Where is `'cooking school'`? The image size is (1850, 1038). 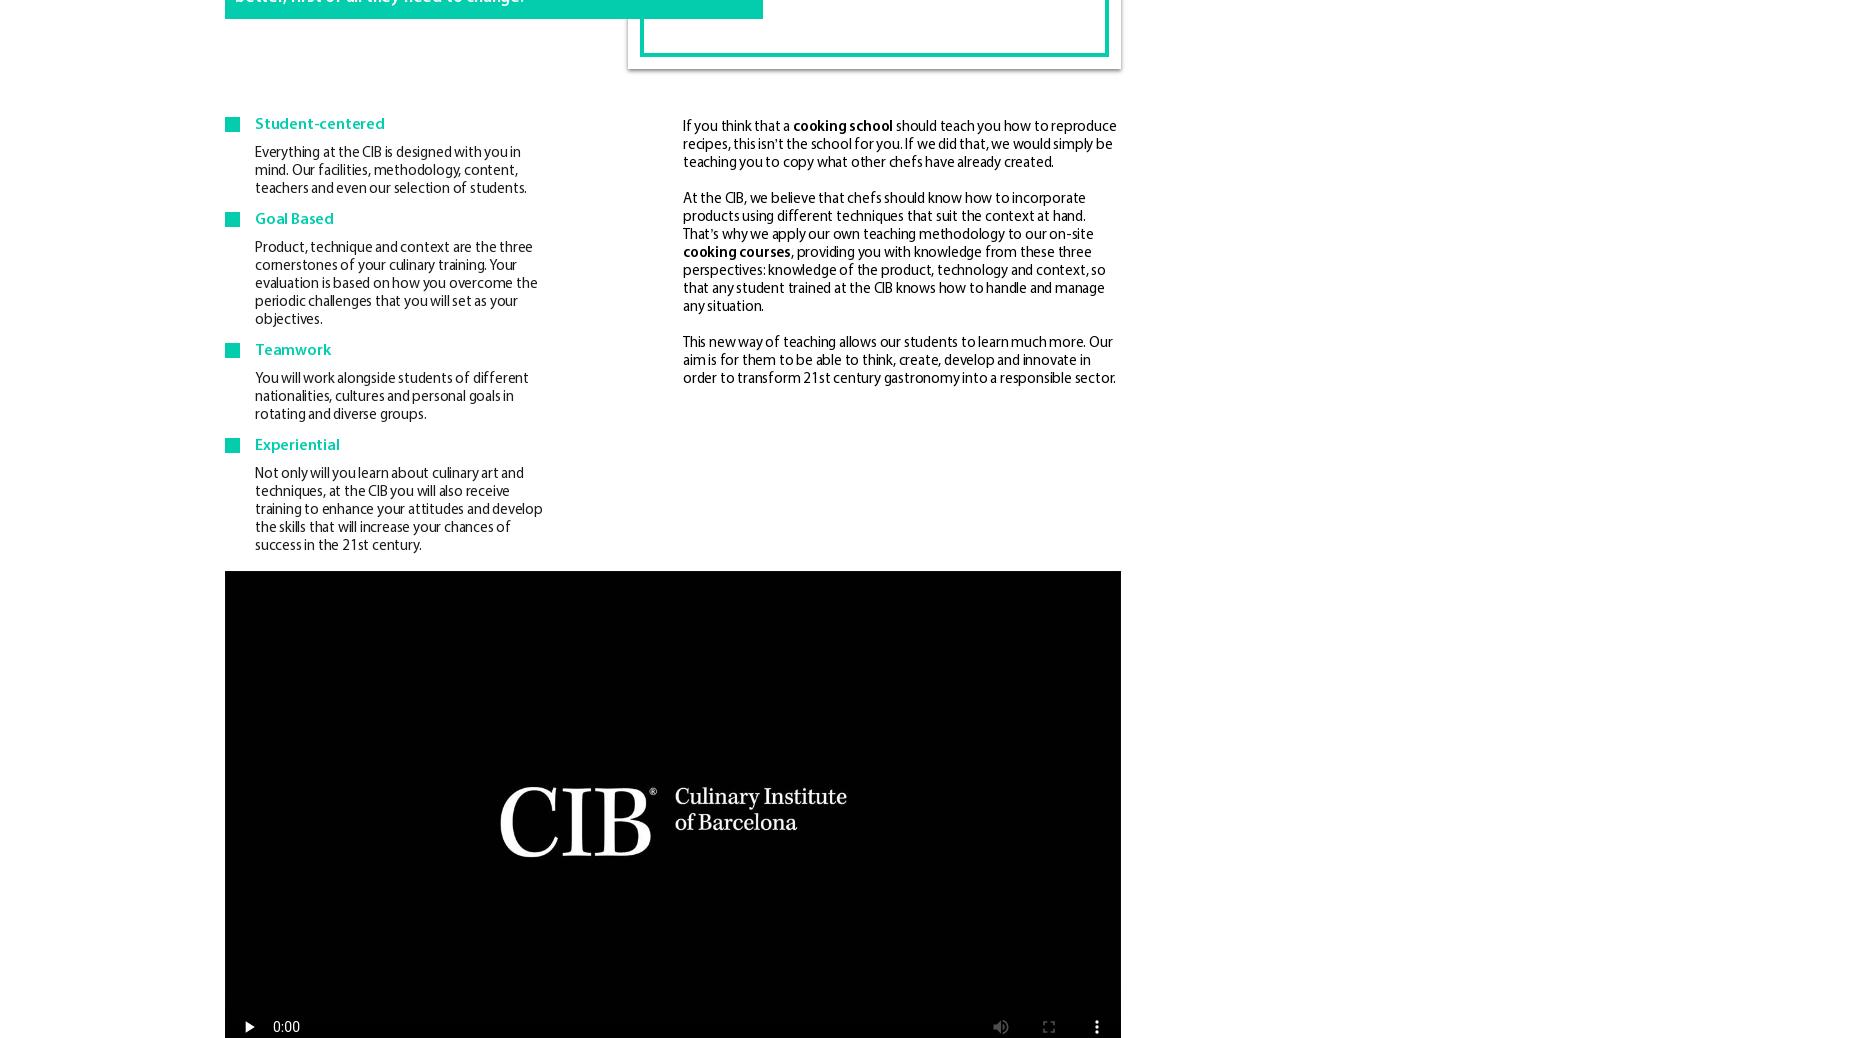
'cooking school' is located at coordinates (843, 125).